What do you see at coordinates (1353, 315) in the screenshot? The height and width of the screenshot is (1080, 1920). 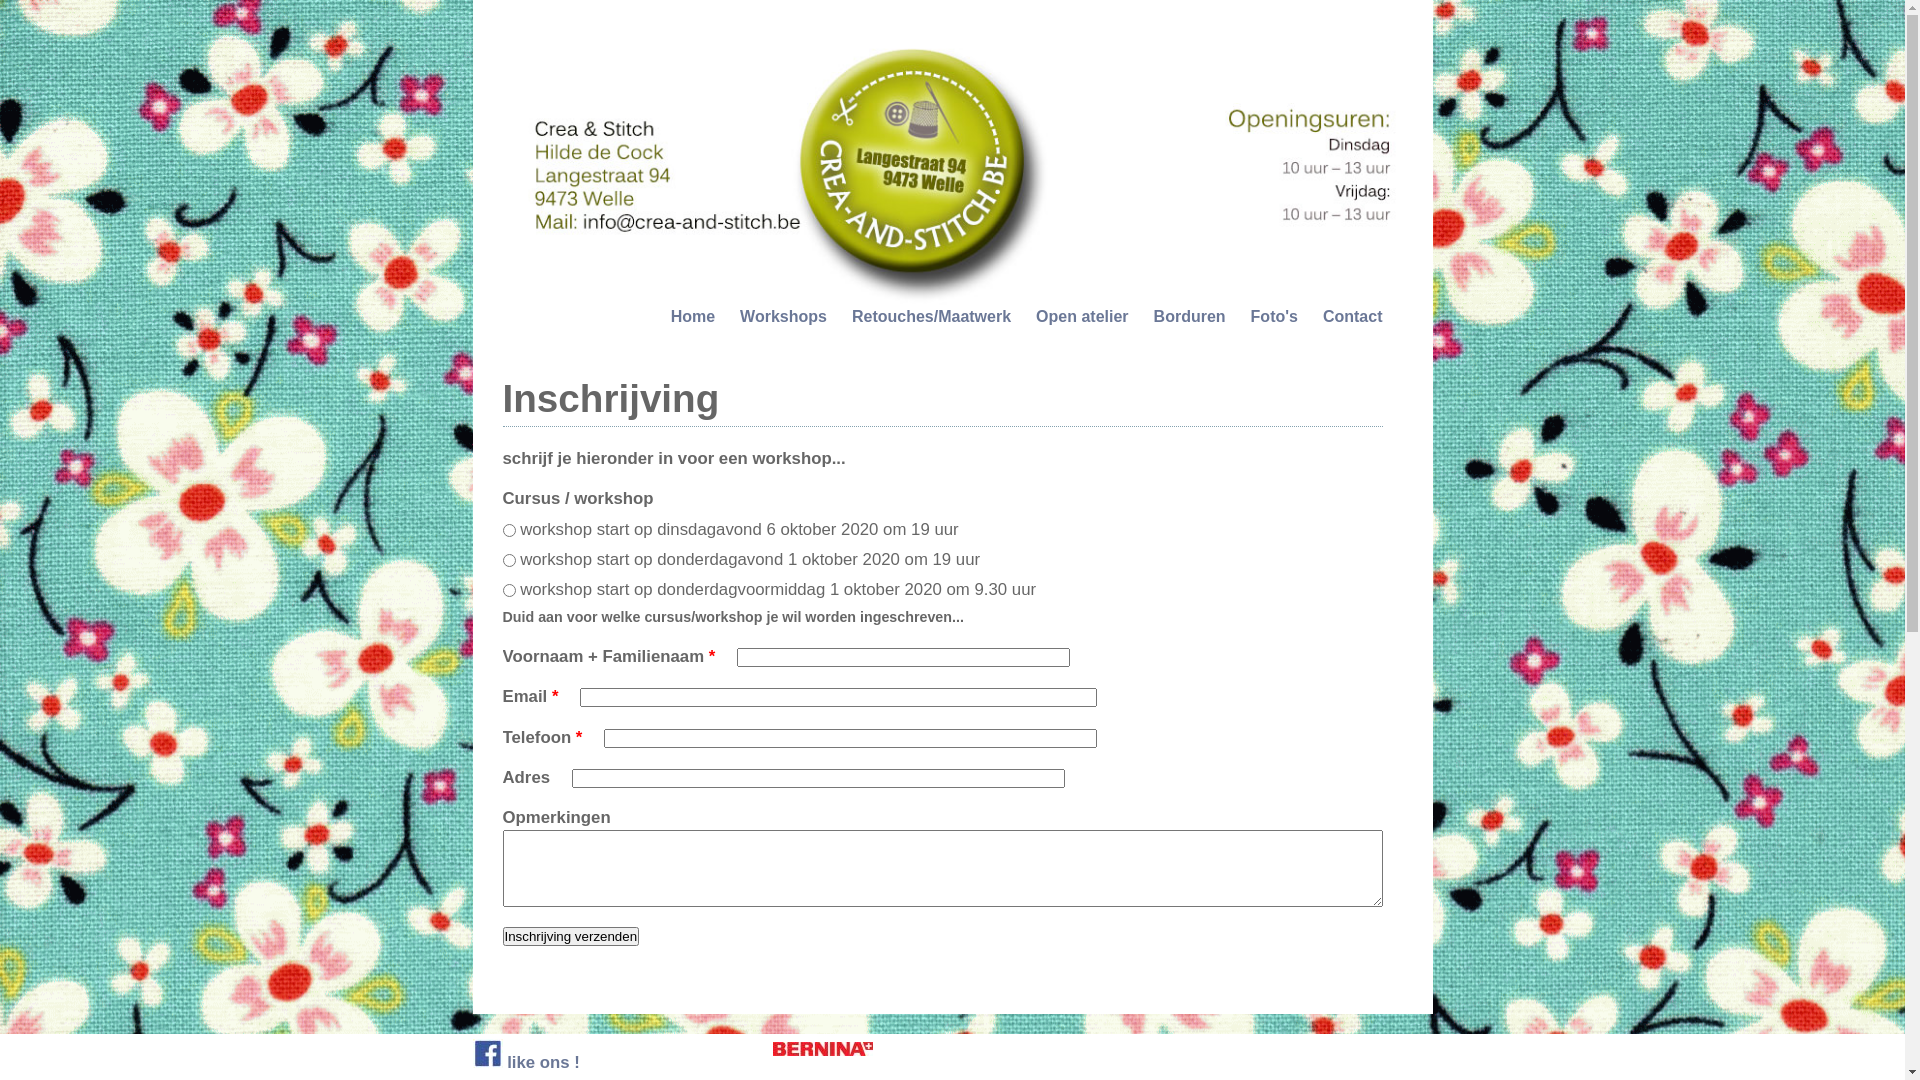 I see `'Contact'` at bounding box center [1353, 315].